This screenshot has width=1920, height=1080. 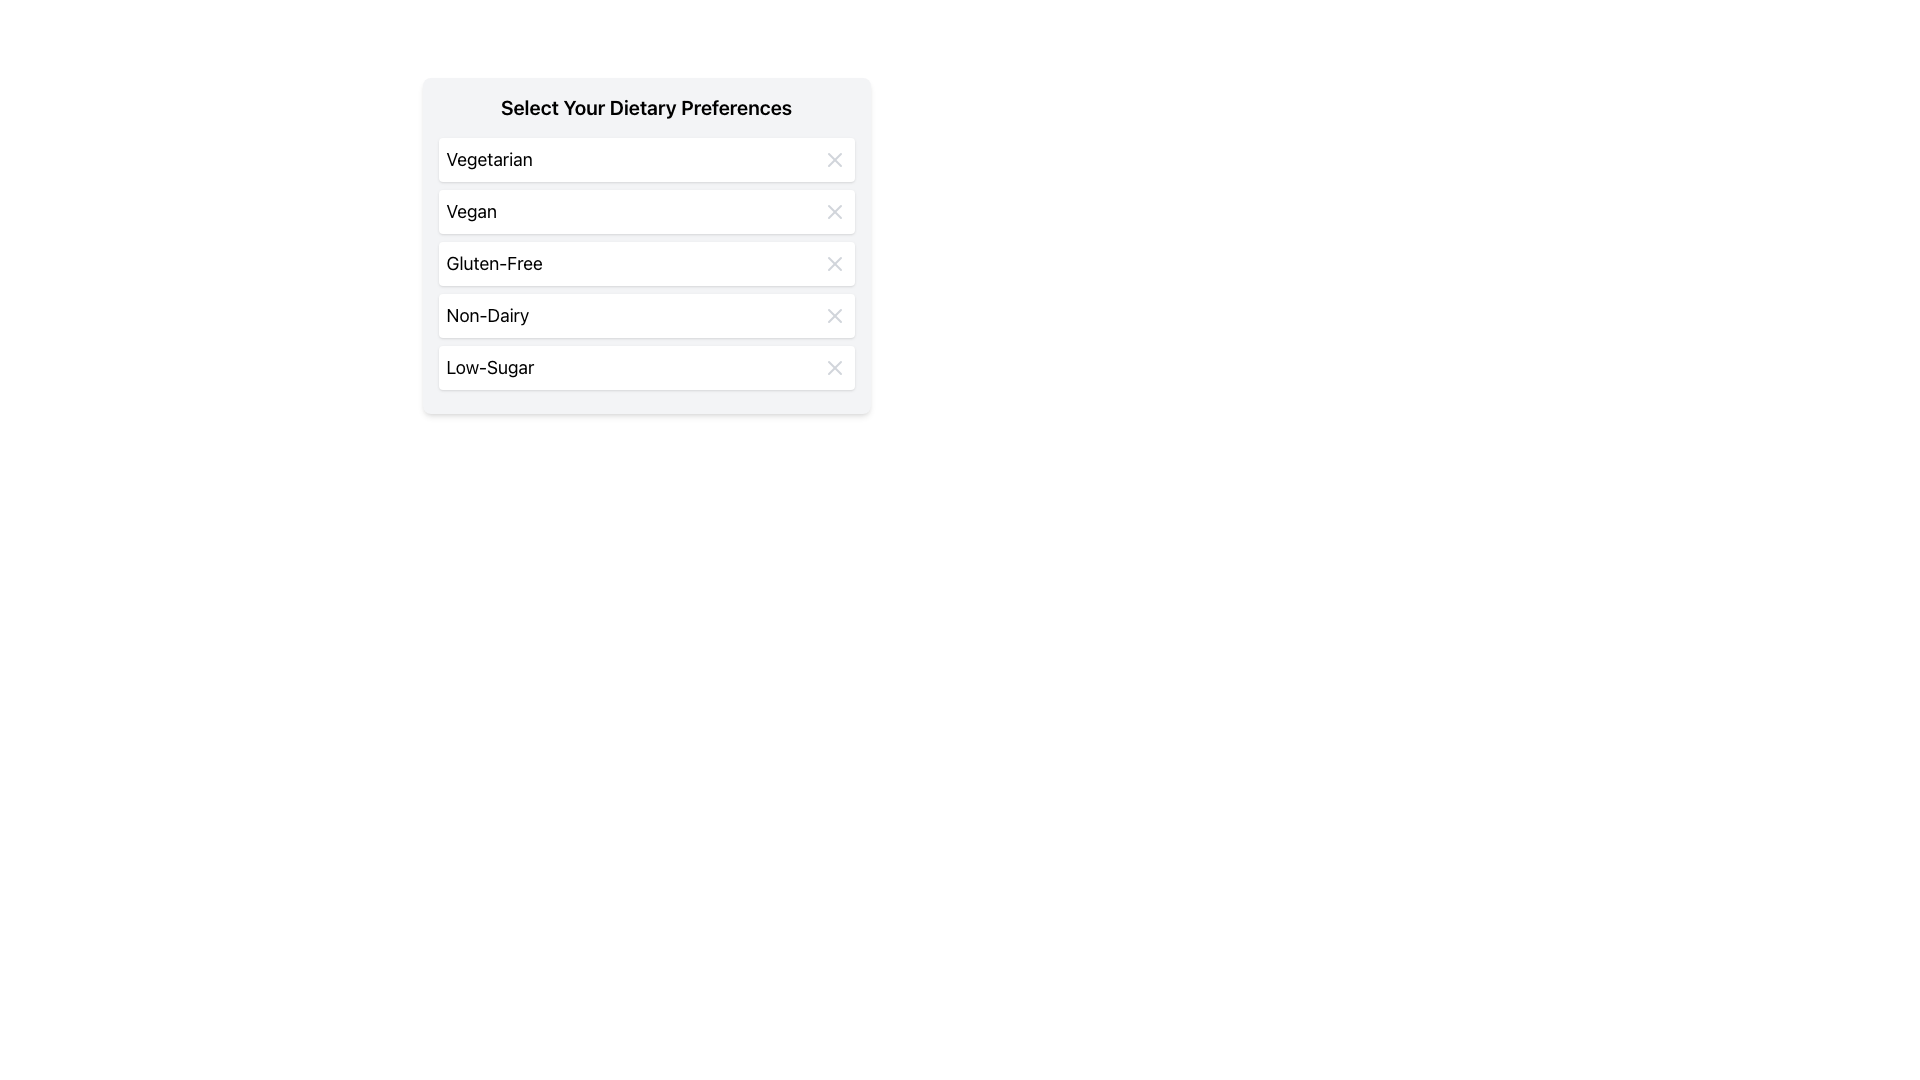 I want to click on the third item, so click(x=646, y=262).